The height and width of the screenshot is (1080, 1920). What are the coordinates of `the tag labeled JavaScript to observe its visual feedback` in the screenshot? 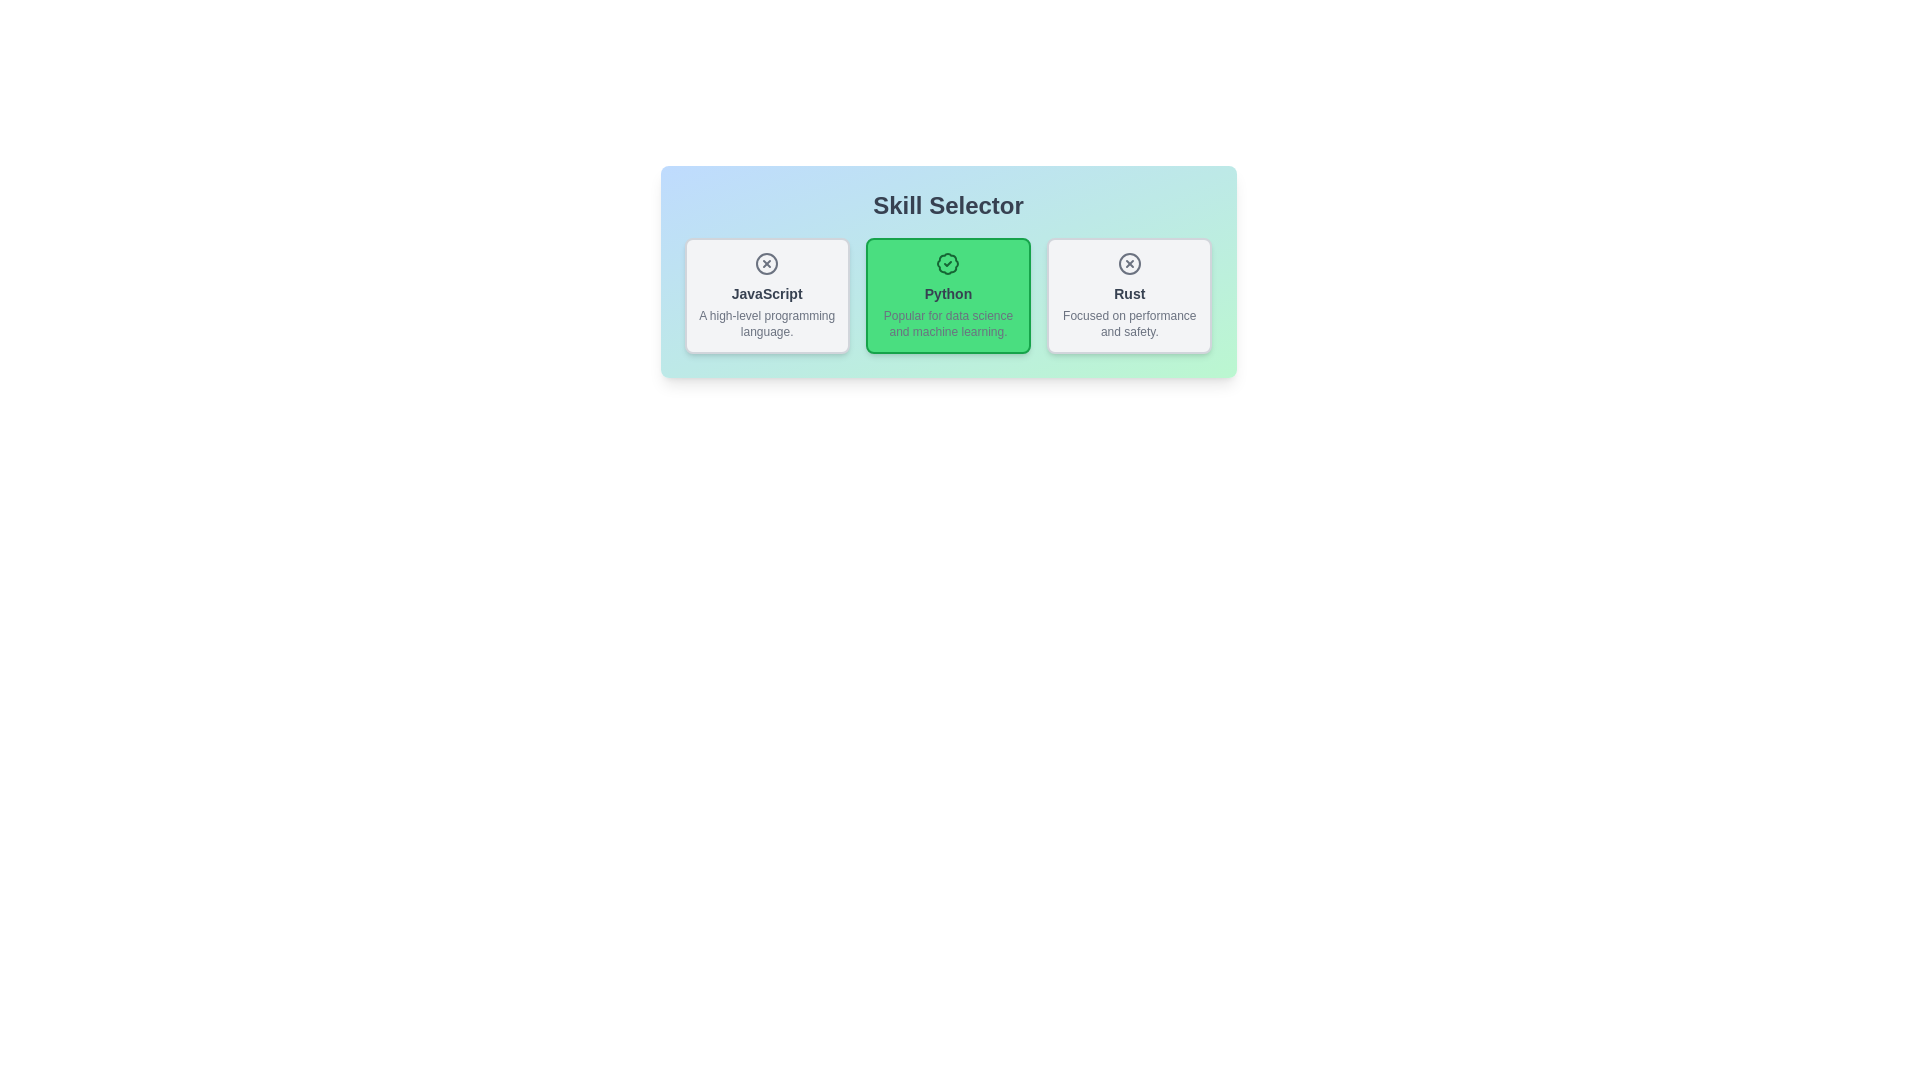 It's located at (766, 296).